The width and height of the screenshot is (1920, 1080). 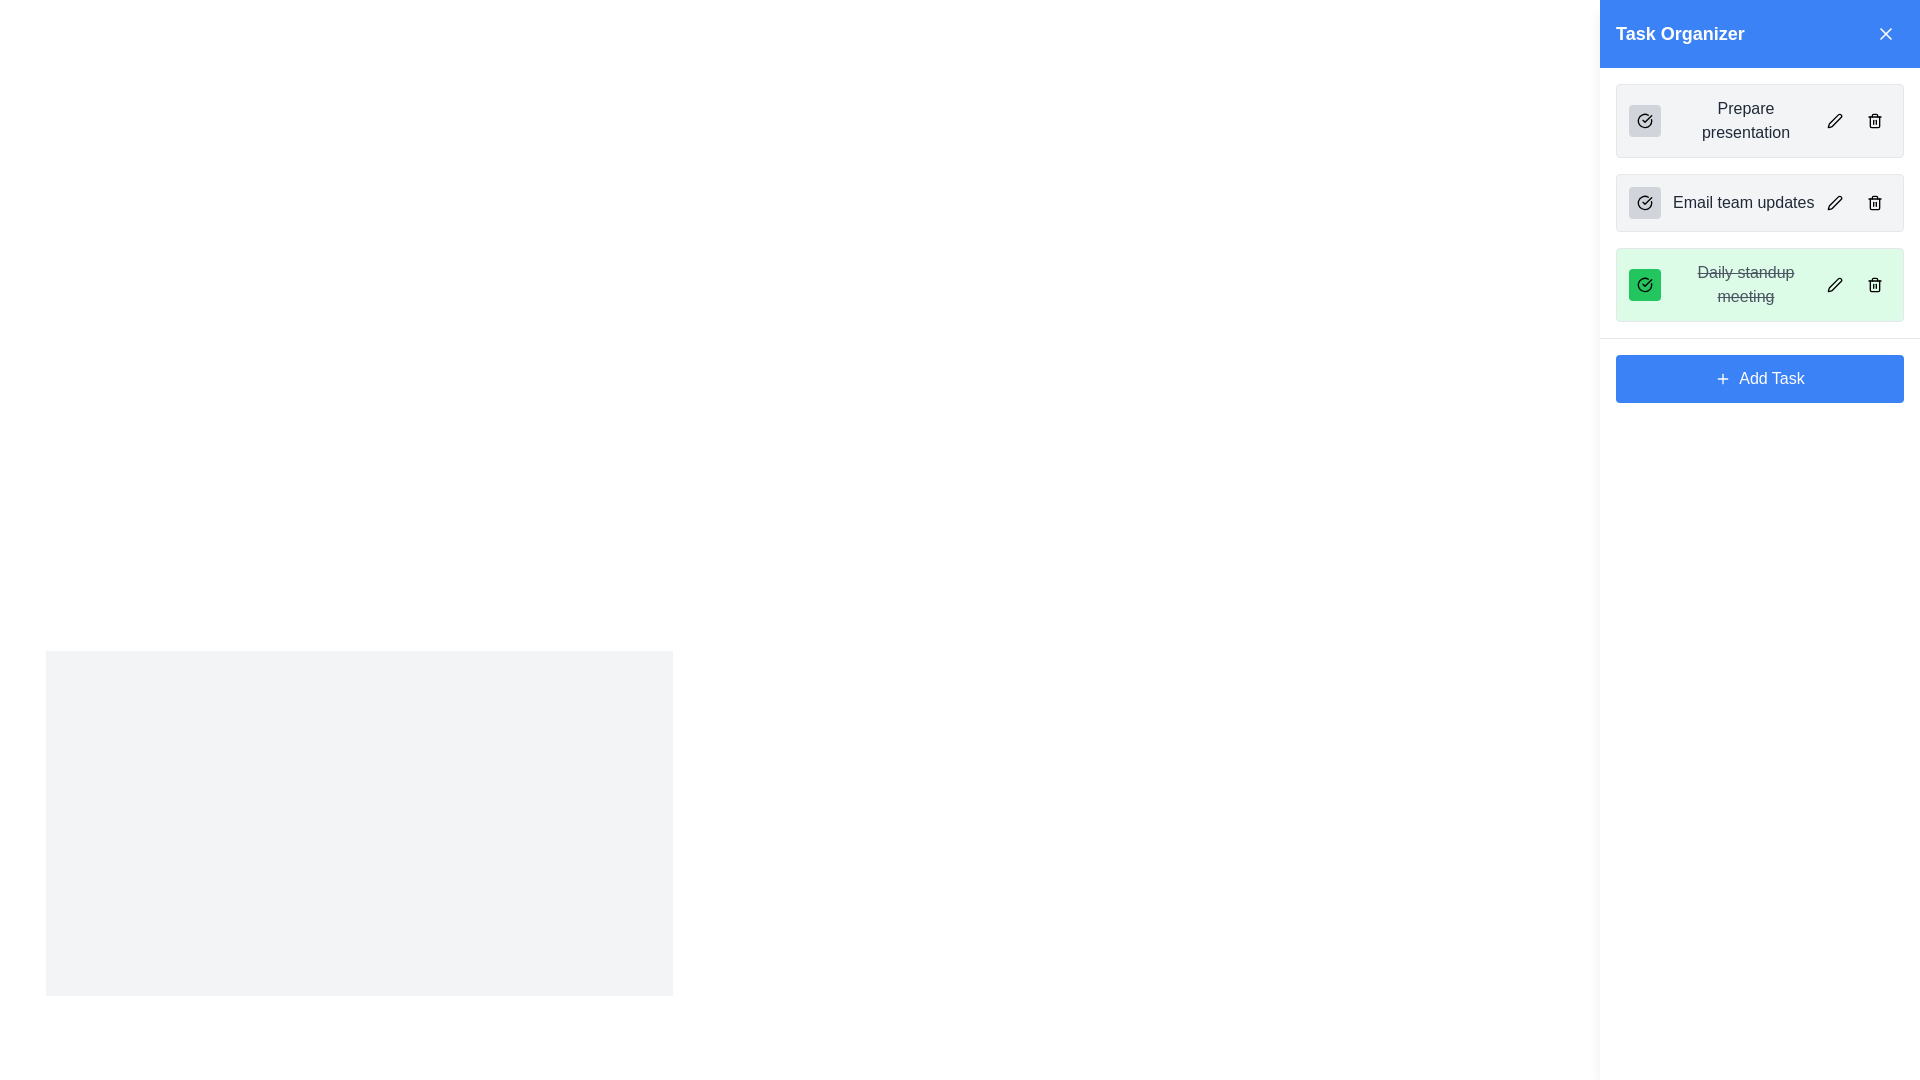 What do you see at coordinates (1885, 34) in the screenshot?
I see `the small blue button with a white 'X' icon in the top-right corner of the 'Task Organizer' panel` at bounding box center [1885, 34].